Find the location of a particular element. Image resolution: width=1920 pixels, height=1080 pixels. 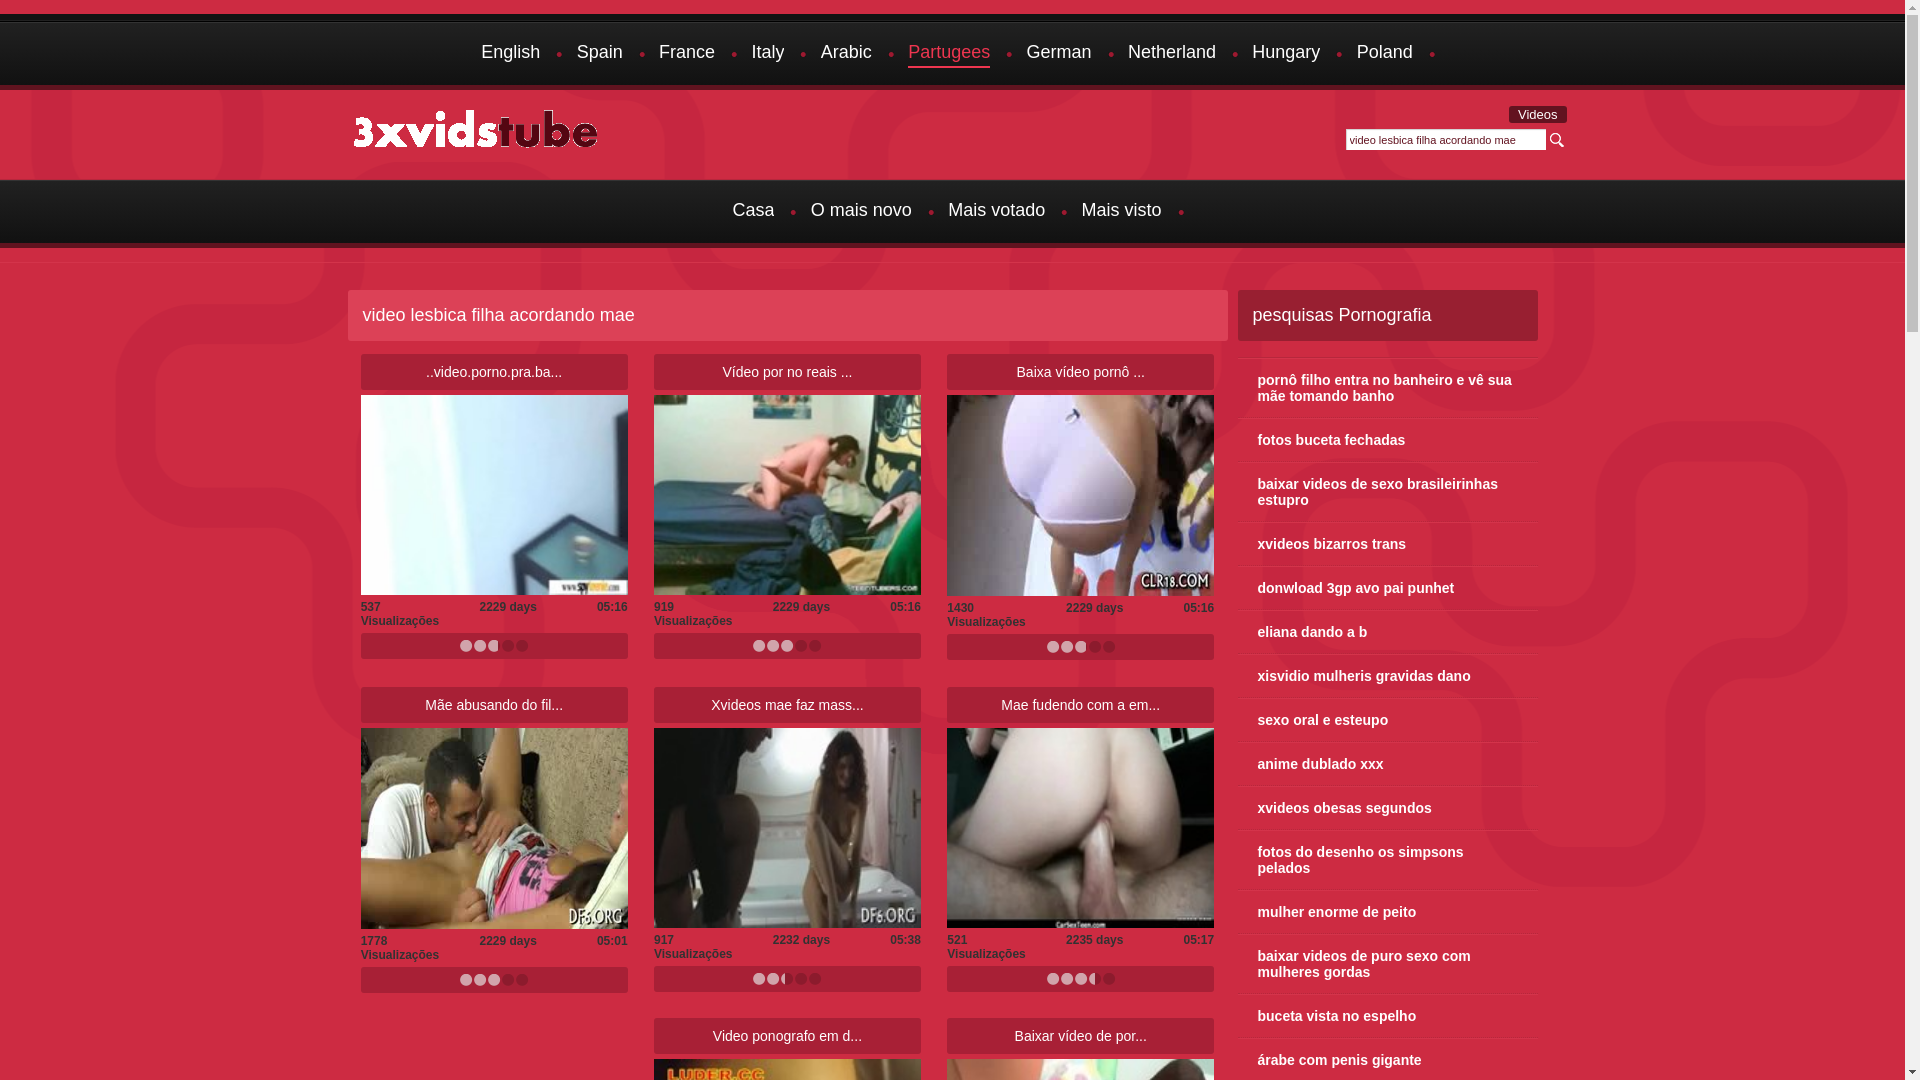

'Arabic' is located at coordinates (820, 53).